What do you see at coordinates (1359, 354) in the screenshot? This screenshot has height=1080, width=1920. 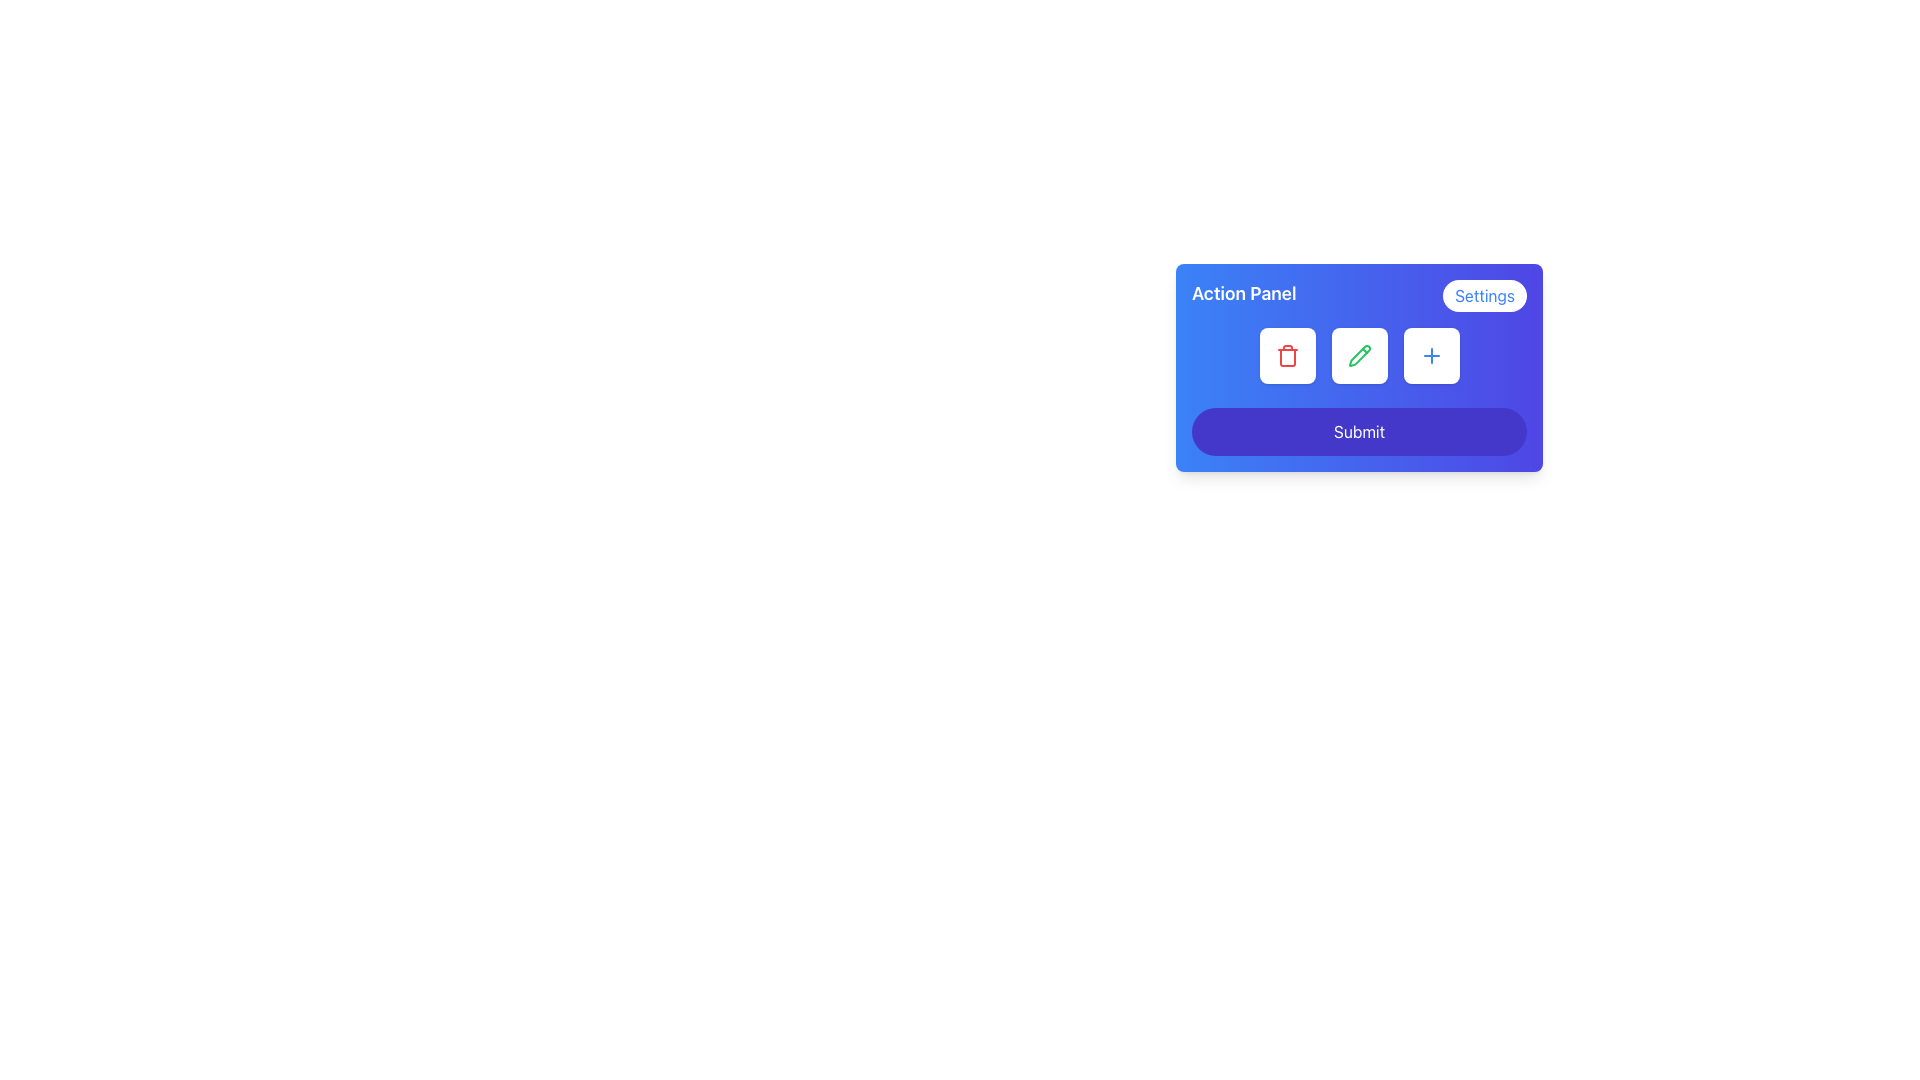 I see `the green pencil-shaped icon button located in the center of the Action Panel` at bounding box center [1359, 354].